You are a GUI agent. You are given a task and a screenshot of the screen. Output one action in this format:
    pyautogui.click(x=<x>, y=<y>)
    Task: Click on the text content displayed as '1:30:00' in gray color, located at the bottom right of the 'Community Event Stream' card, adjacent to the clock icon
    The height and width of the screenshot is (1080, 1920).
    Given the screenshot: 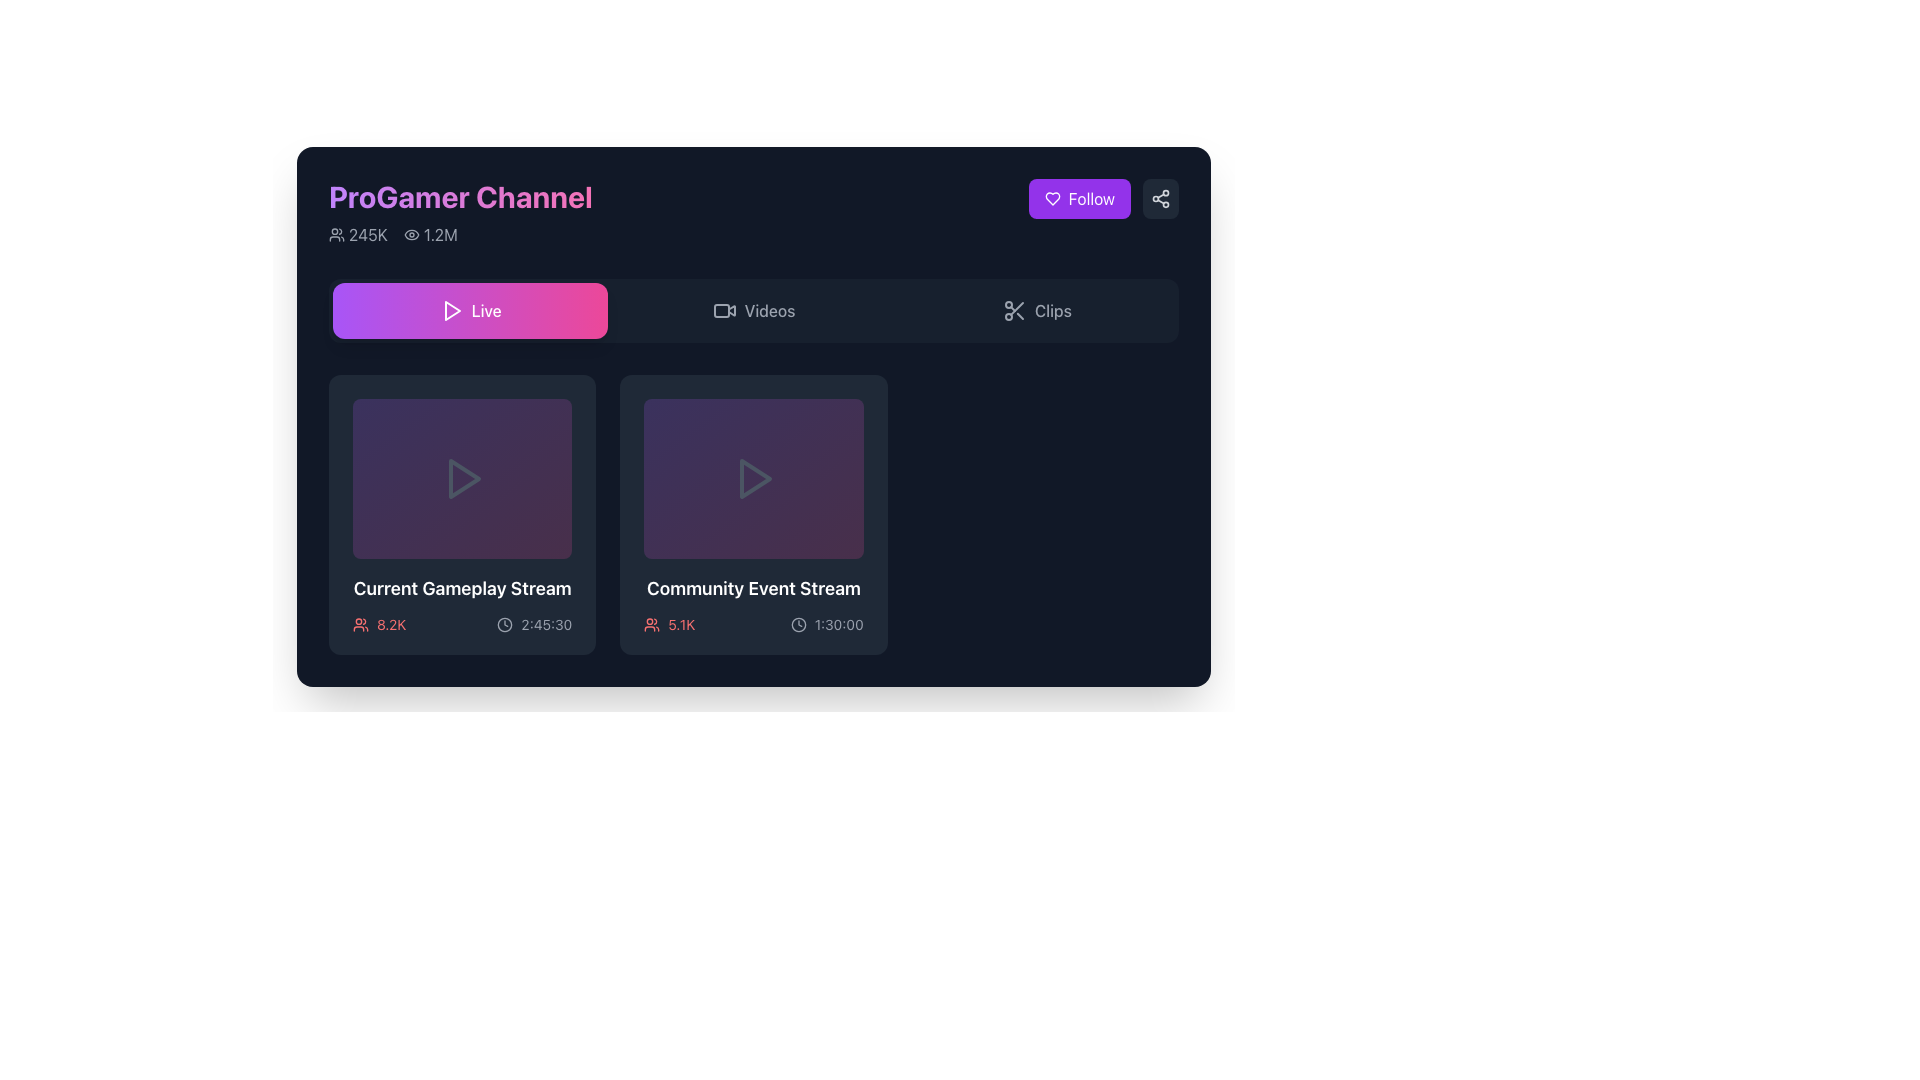 What is the action you would take?
    pyautogui.click(x=839, y=623)
    